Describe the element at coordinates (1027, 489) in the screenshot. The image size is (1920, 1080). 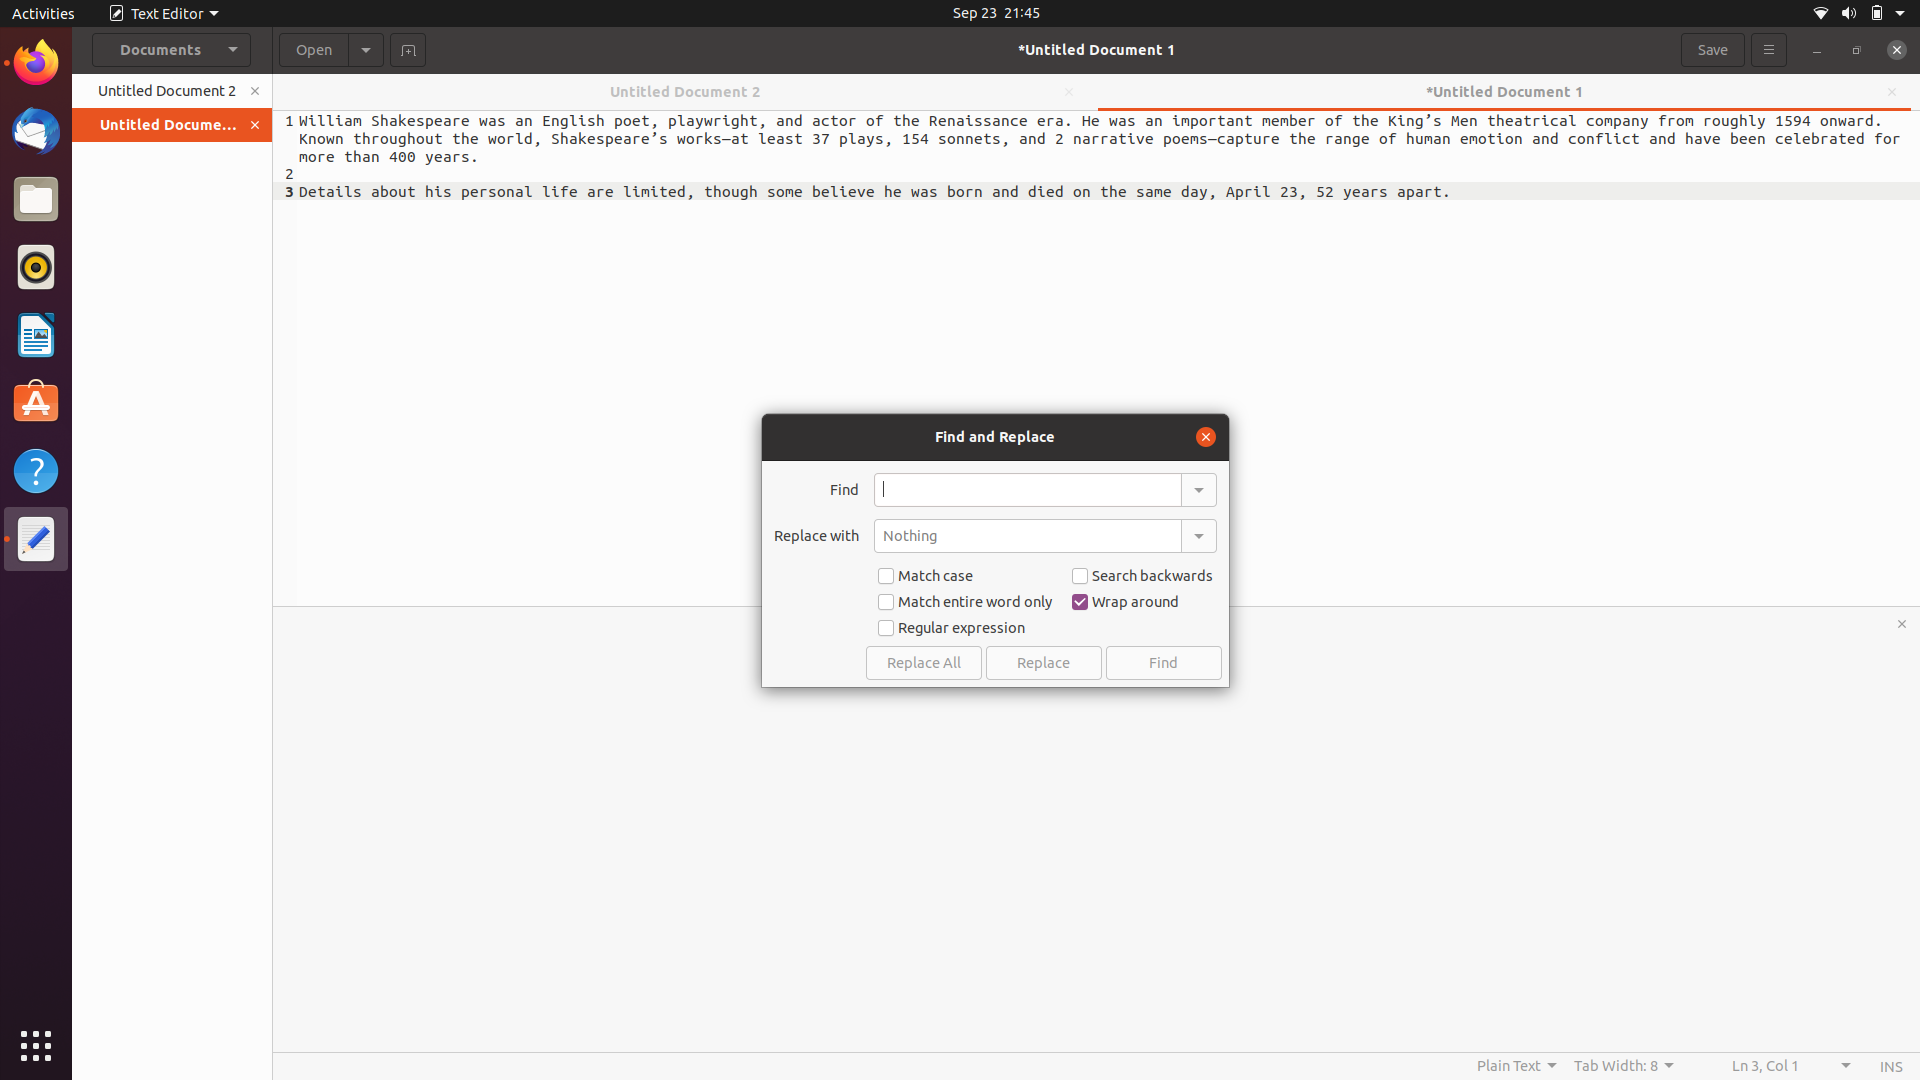
I see `Replace the word "happy" with "joyful" in the document` at that location.